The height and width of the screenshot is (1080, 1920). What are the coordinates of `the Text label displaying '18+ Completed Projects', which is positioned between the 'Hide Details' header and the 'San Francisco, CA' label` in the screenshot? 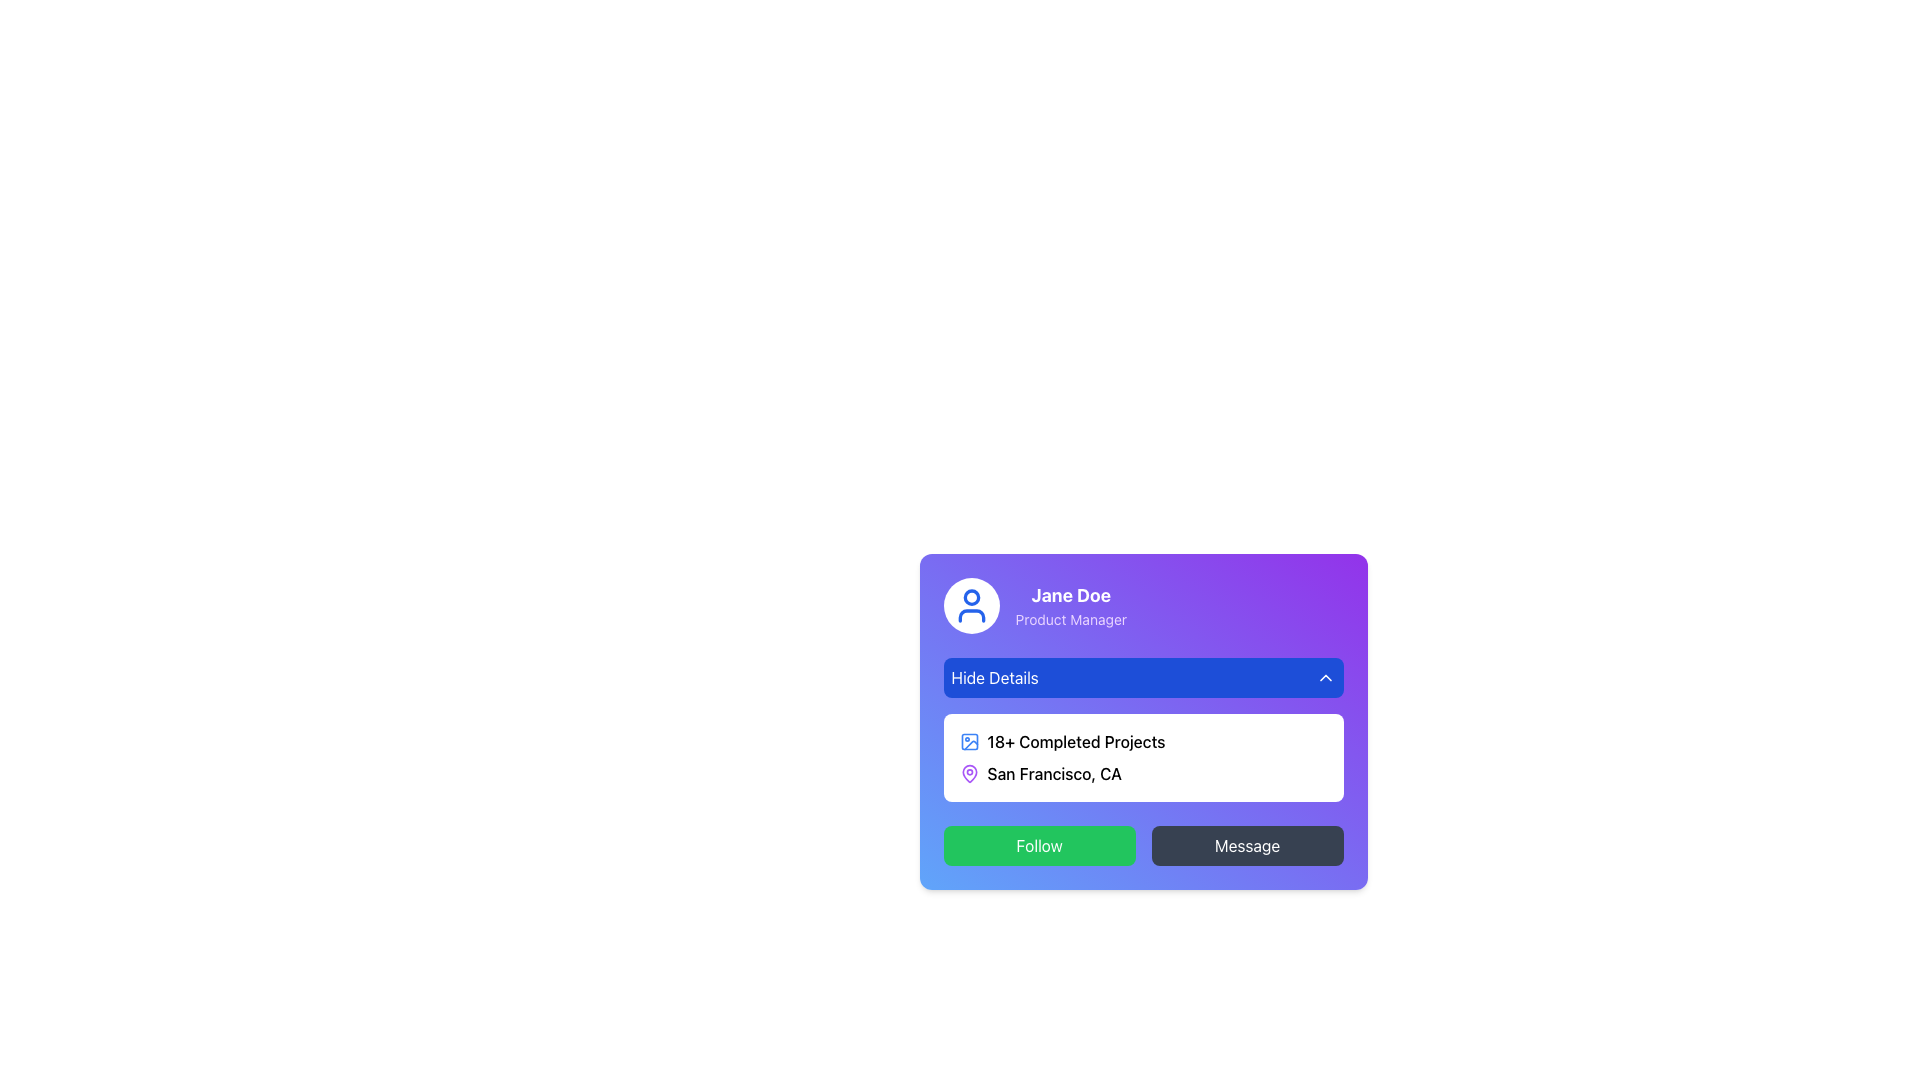 It's located at (1075, 741).